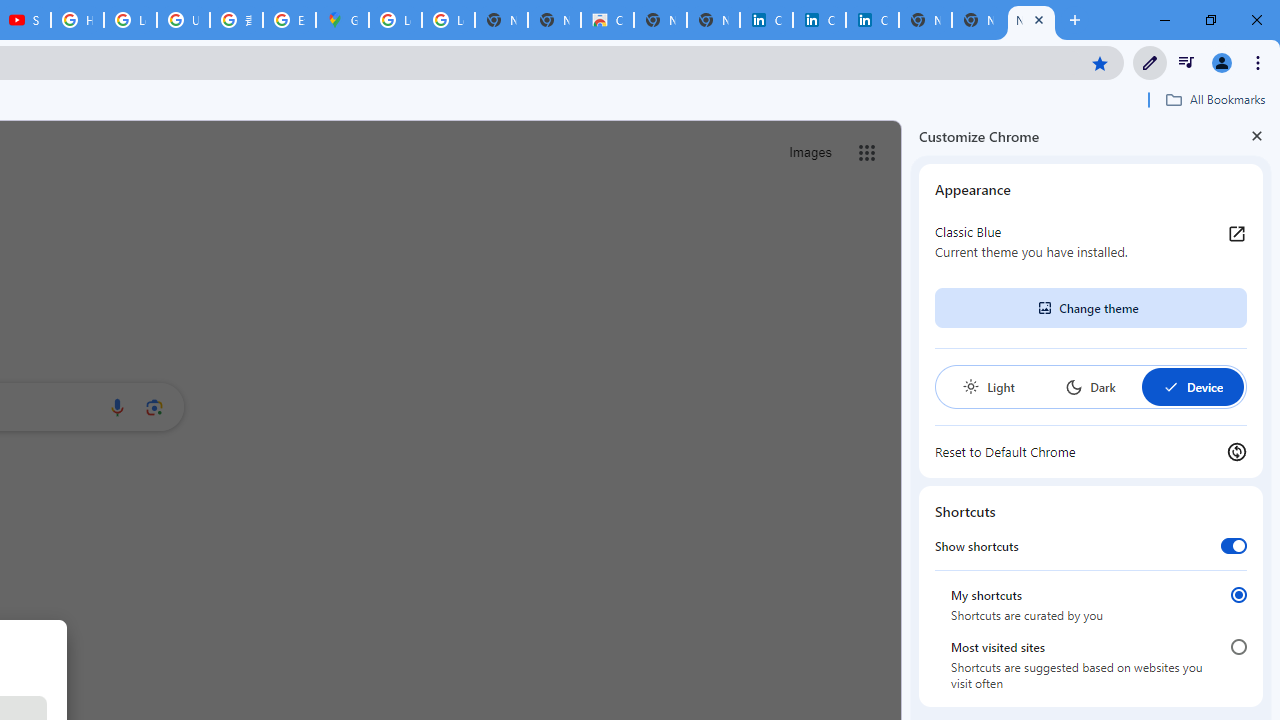  What do you see at coordinates (988, 387) in the screenshot?
I see `'Light'` at bounding box center [988, 387].